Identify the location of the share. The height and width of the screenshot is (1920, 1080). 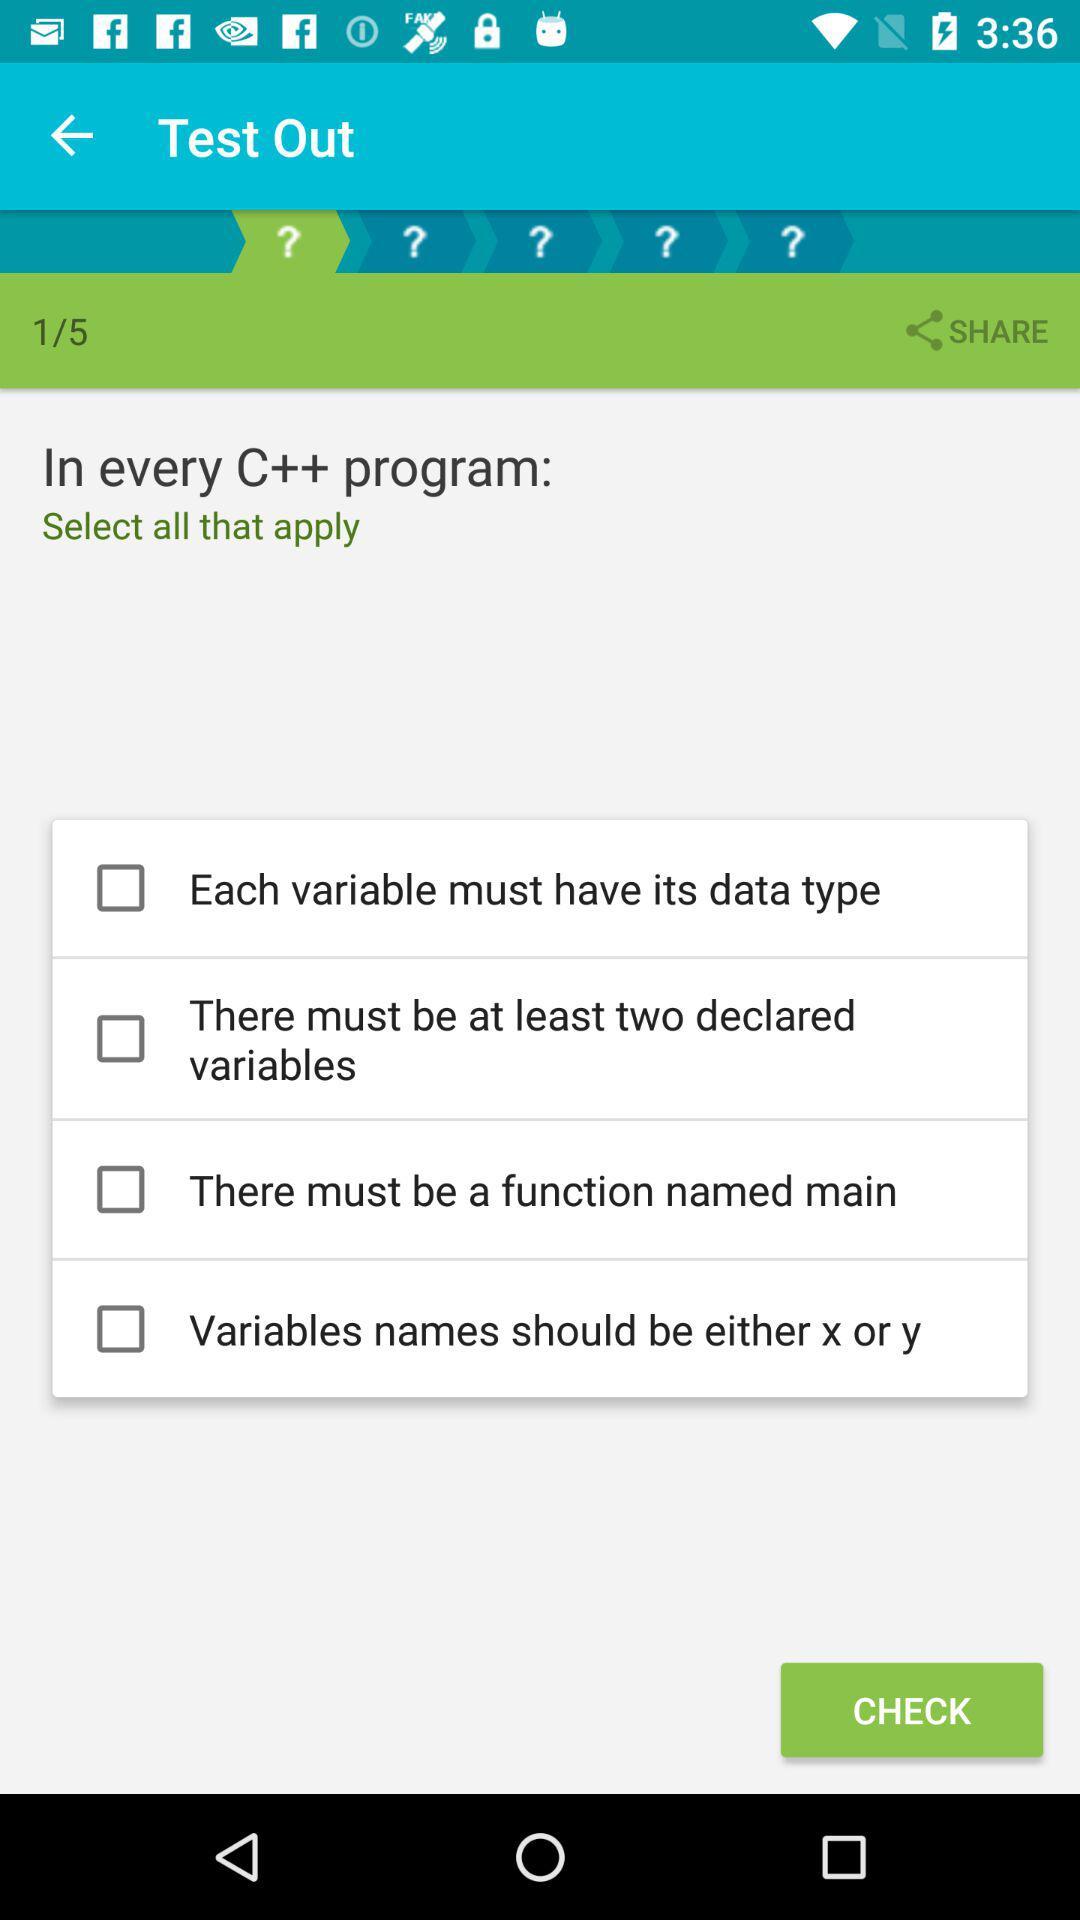
(973, 330).